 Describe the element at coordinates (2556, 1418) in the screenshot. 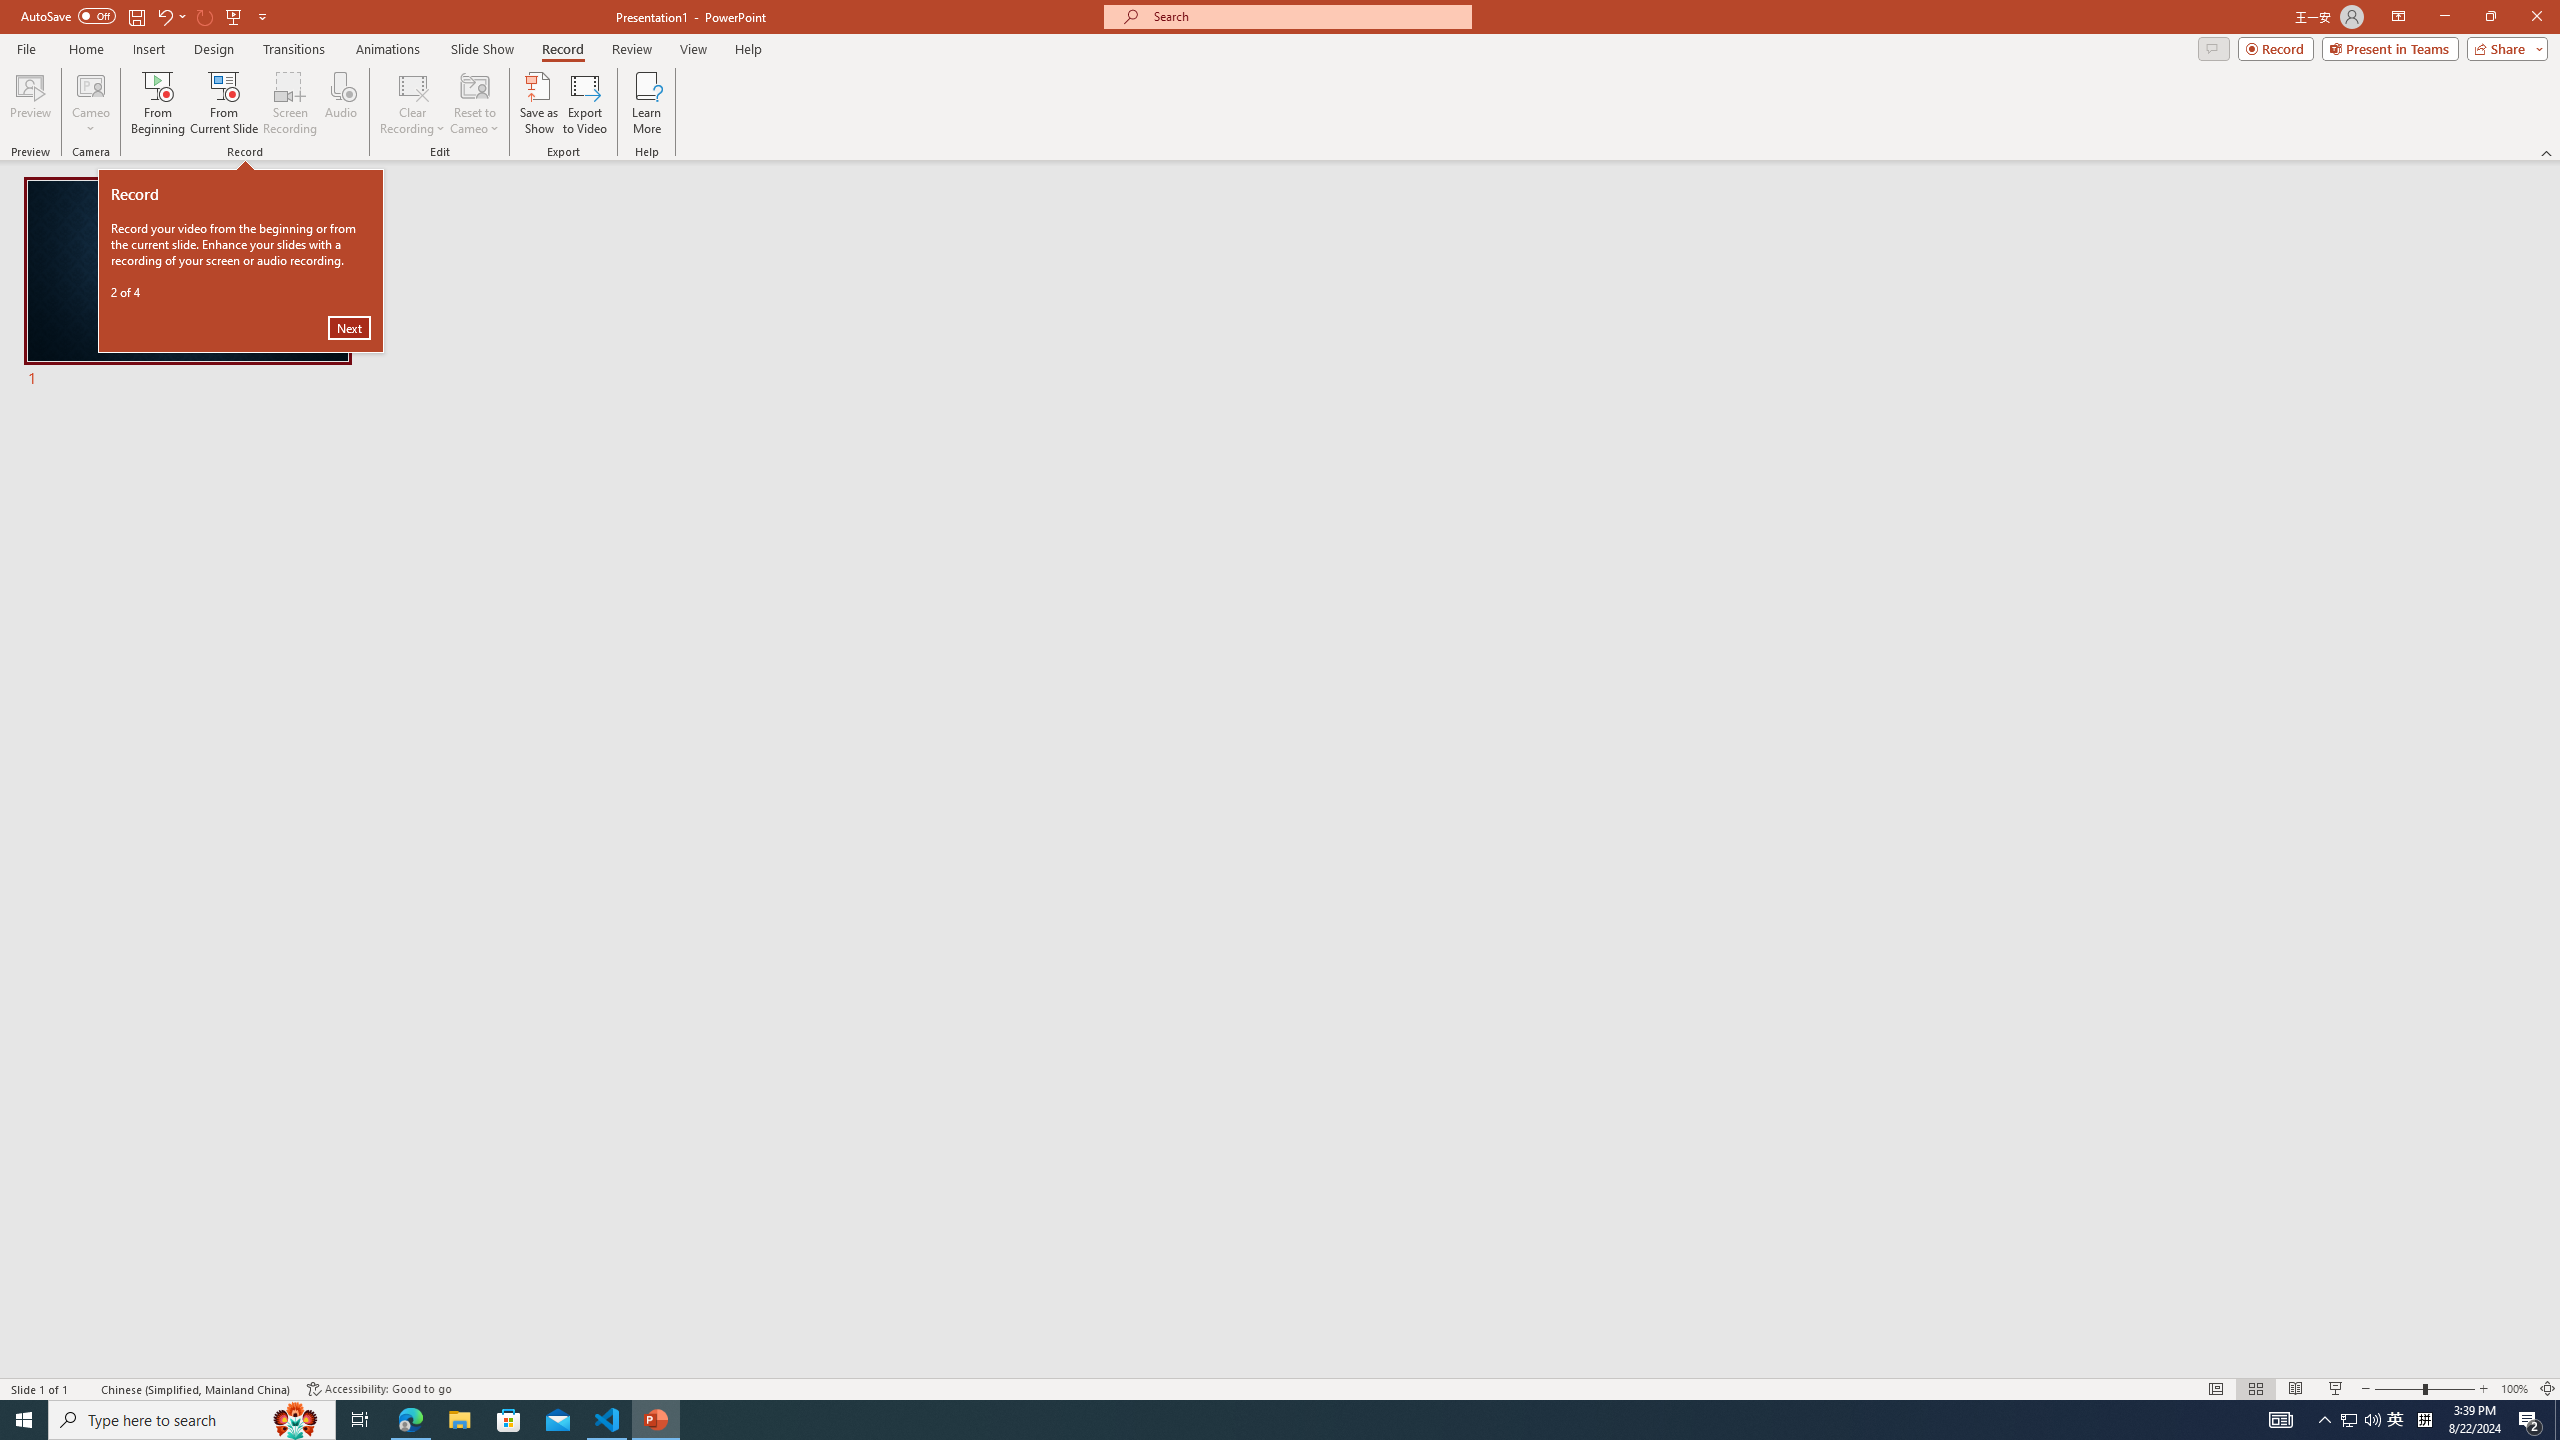

I see `'Show desktop'` at that location.